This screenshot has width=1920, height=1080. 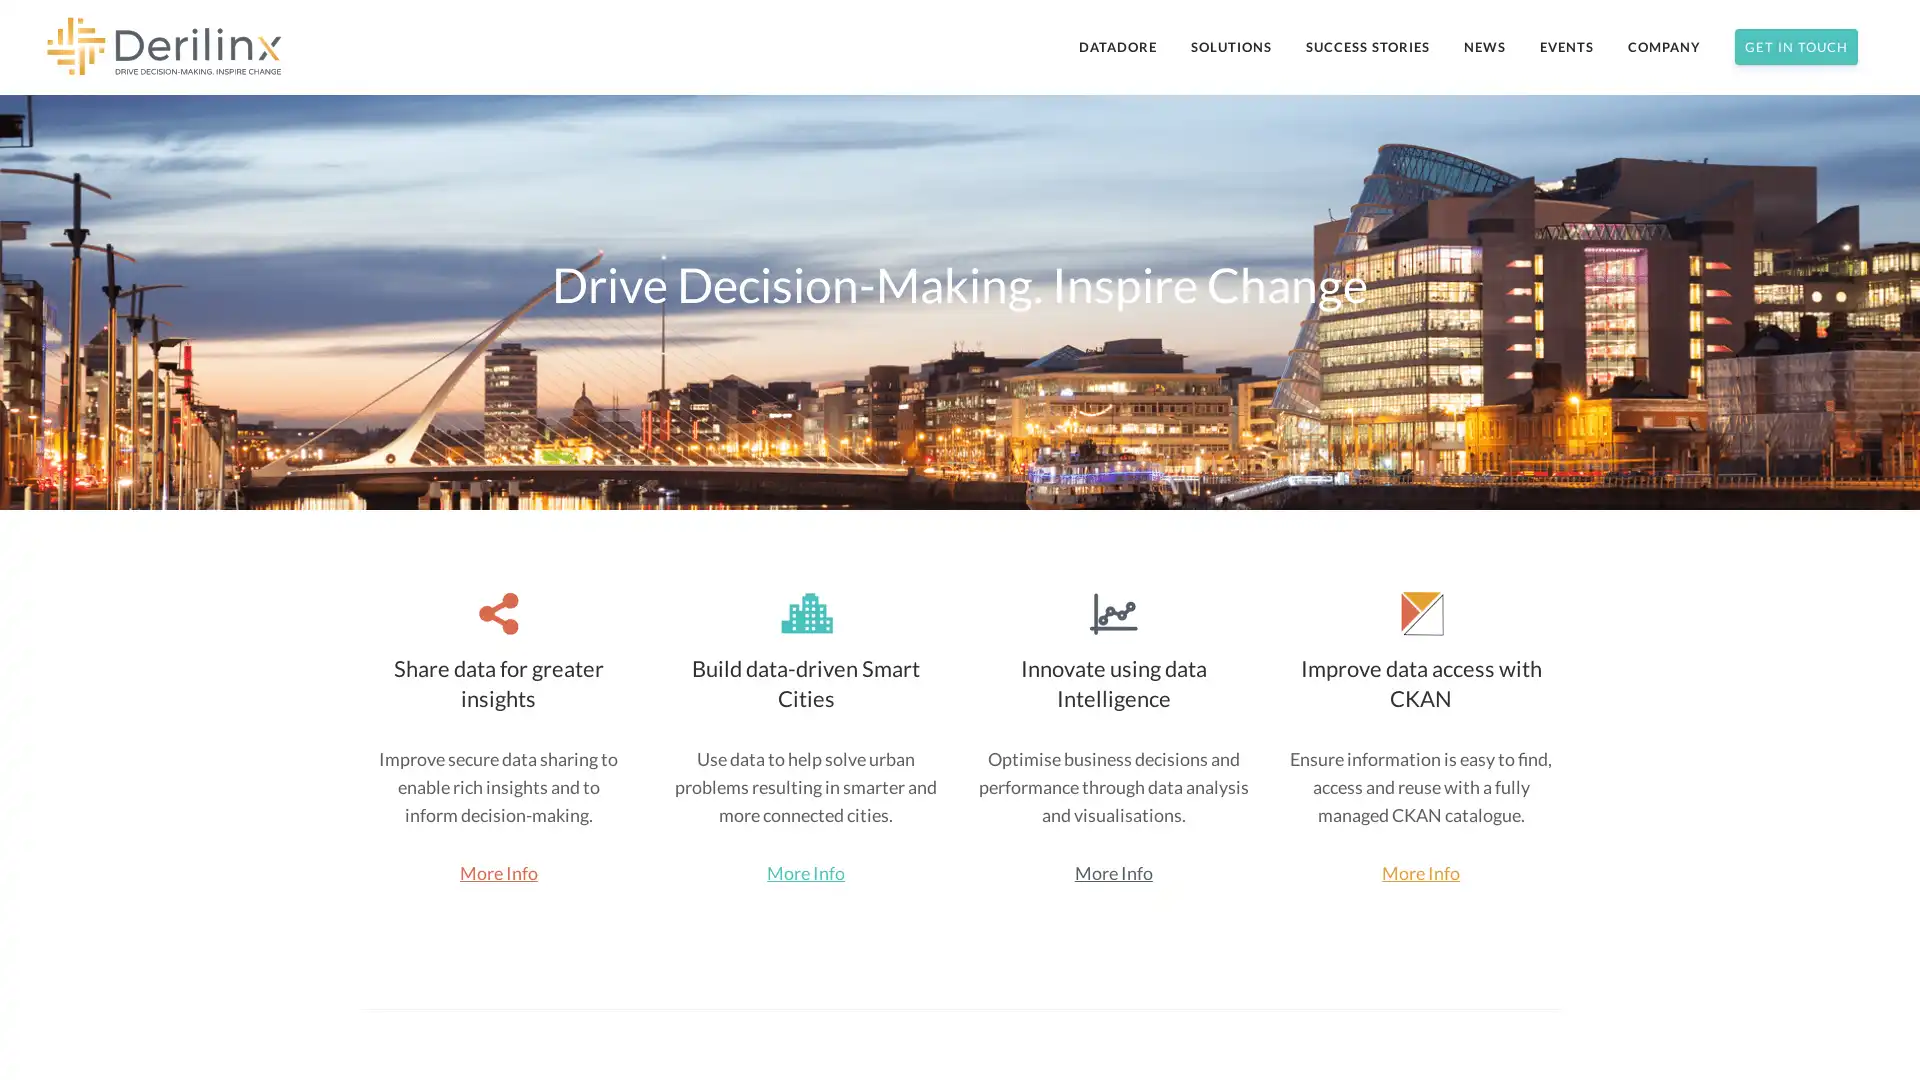 What do you see at coordinates (1708, 1040) in the screenshot?
I see `Subscribe Now` at bounding box center [1708, 1040].